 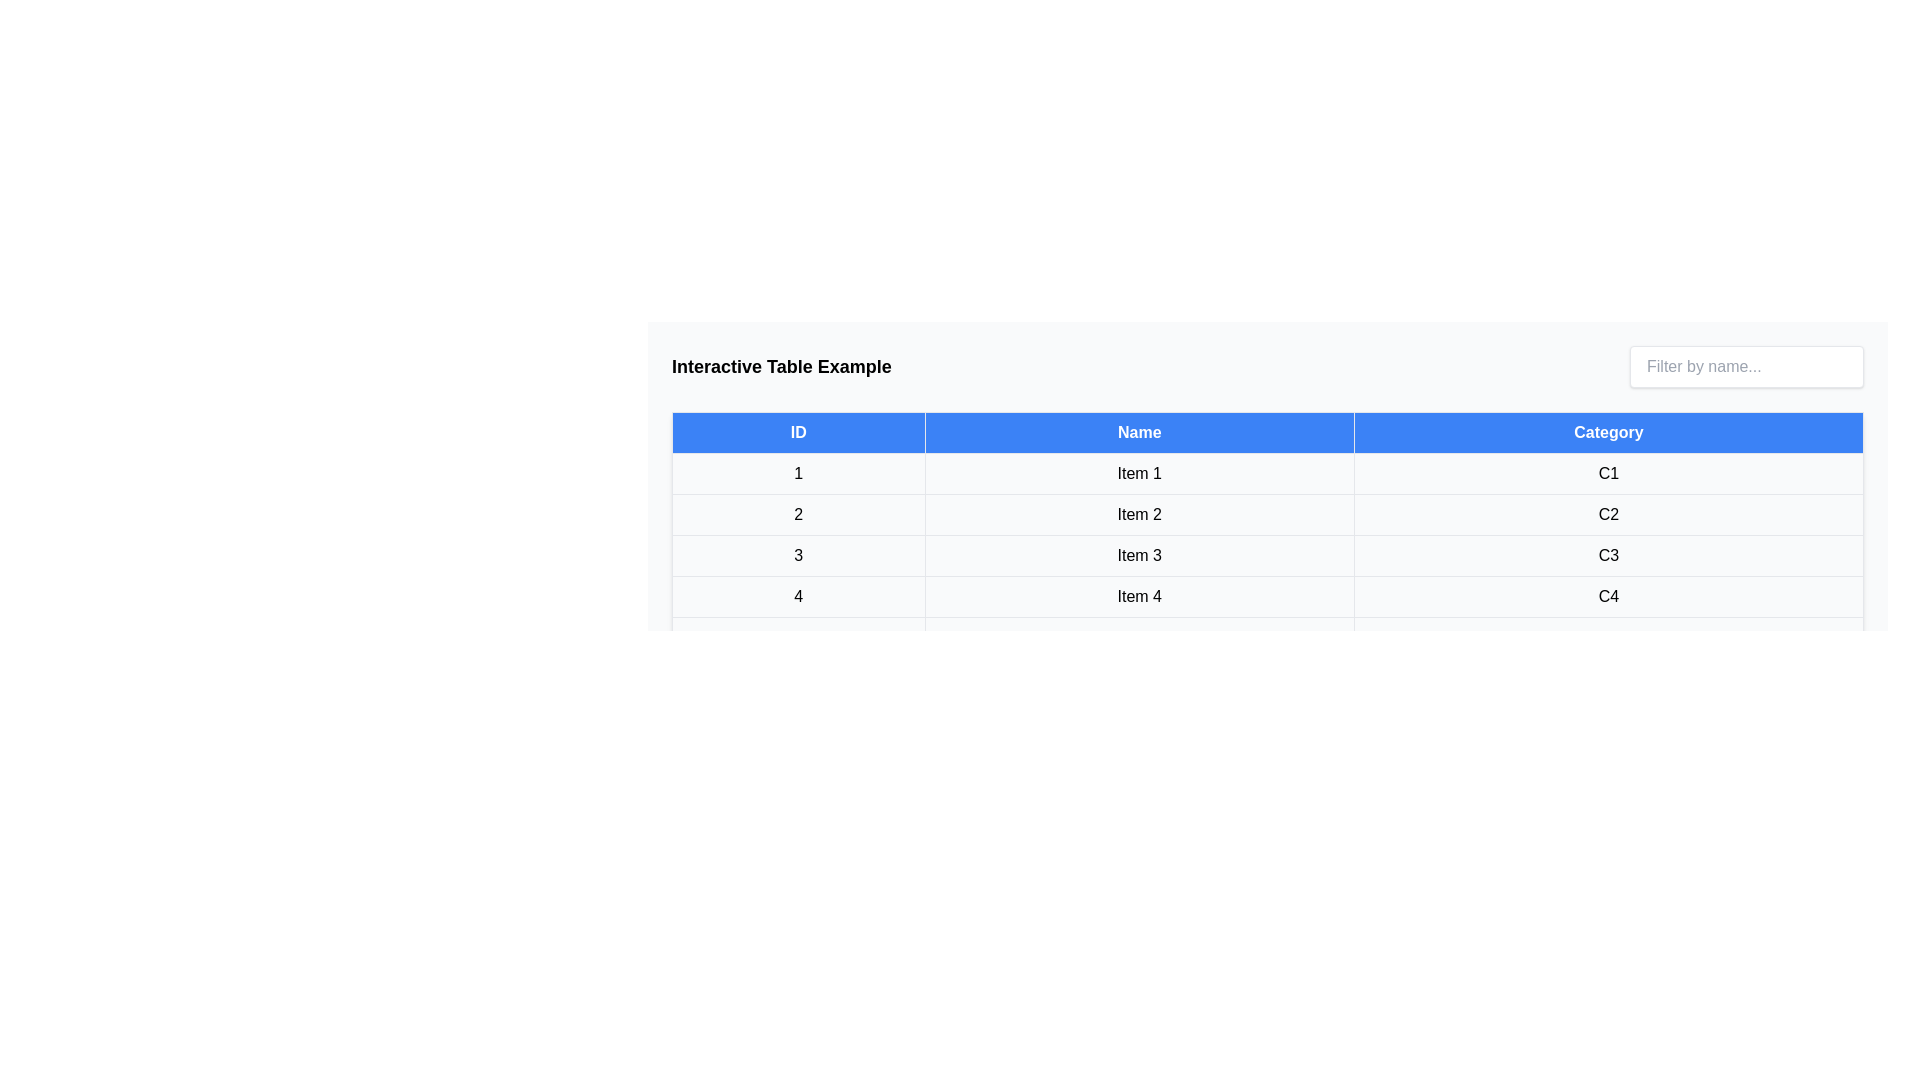 I want to click on the table header ID to sort the table by that column, so click(x=796, y=431).